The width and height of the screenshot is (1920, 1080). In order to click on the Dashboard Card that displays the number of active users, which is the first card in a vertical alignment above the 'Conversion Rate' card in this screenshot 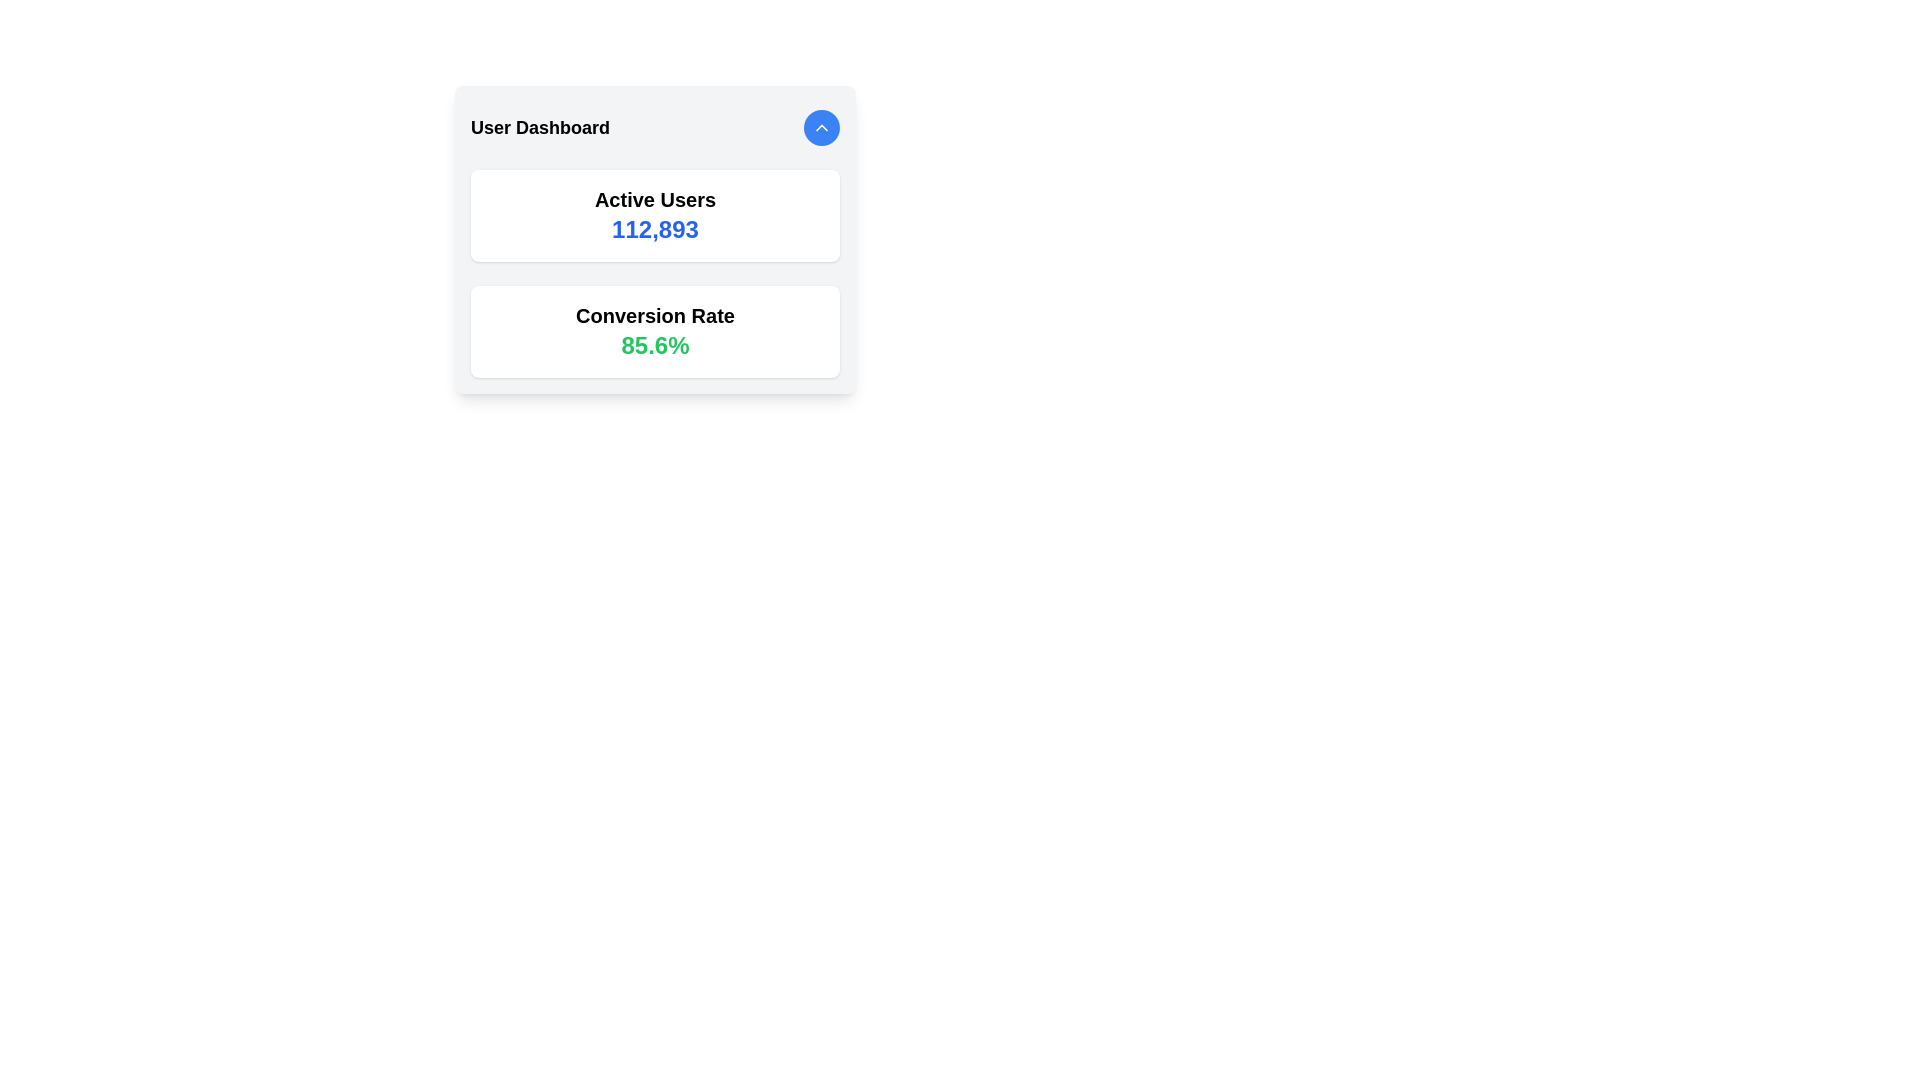, I will do `click(655, 216)`.